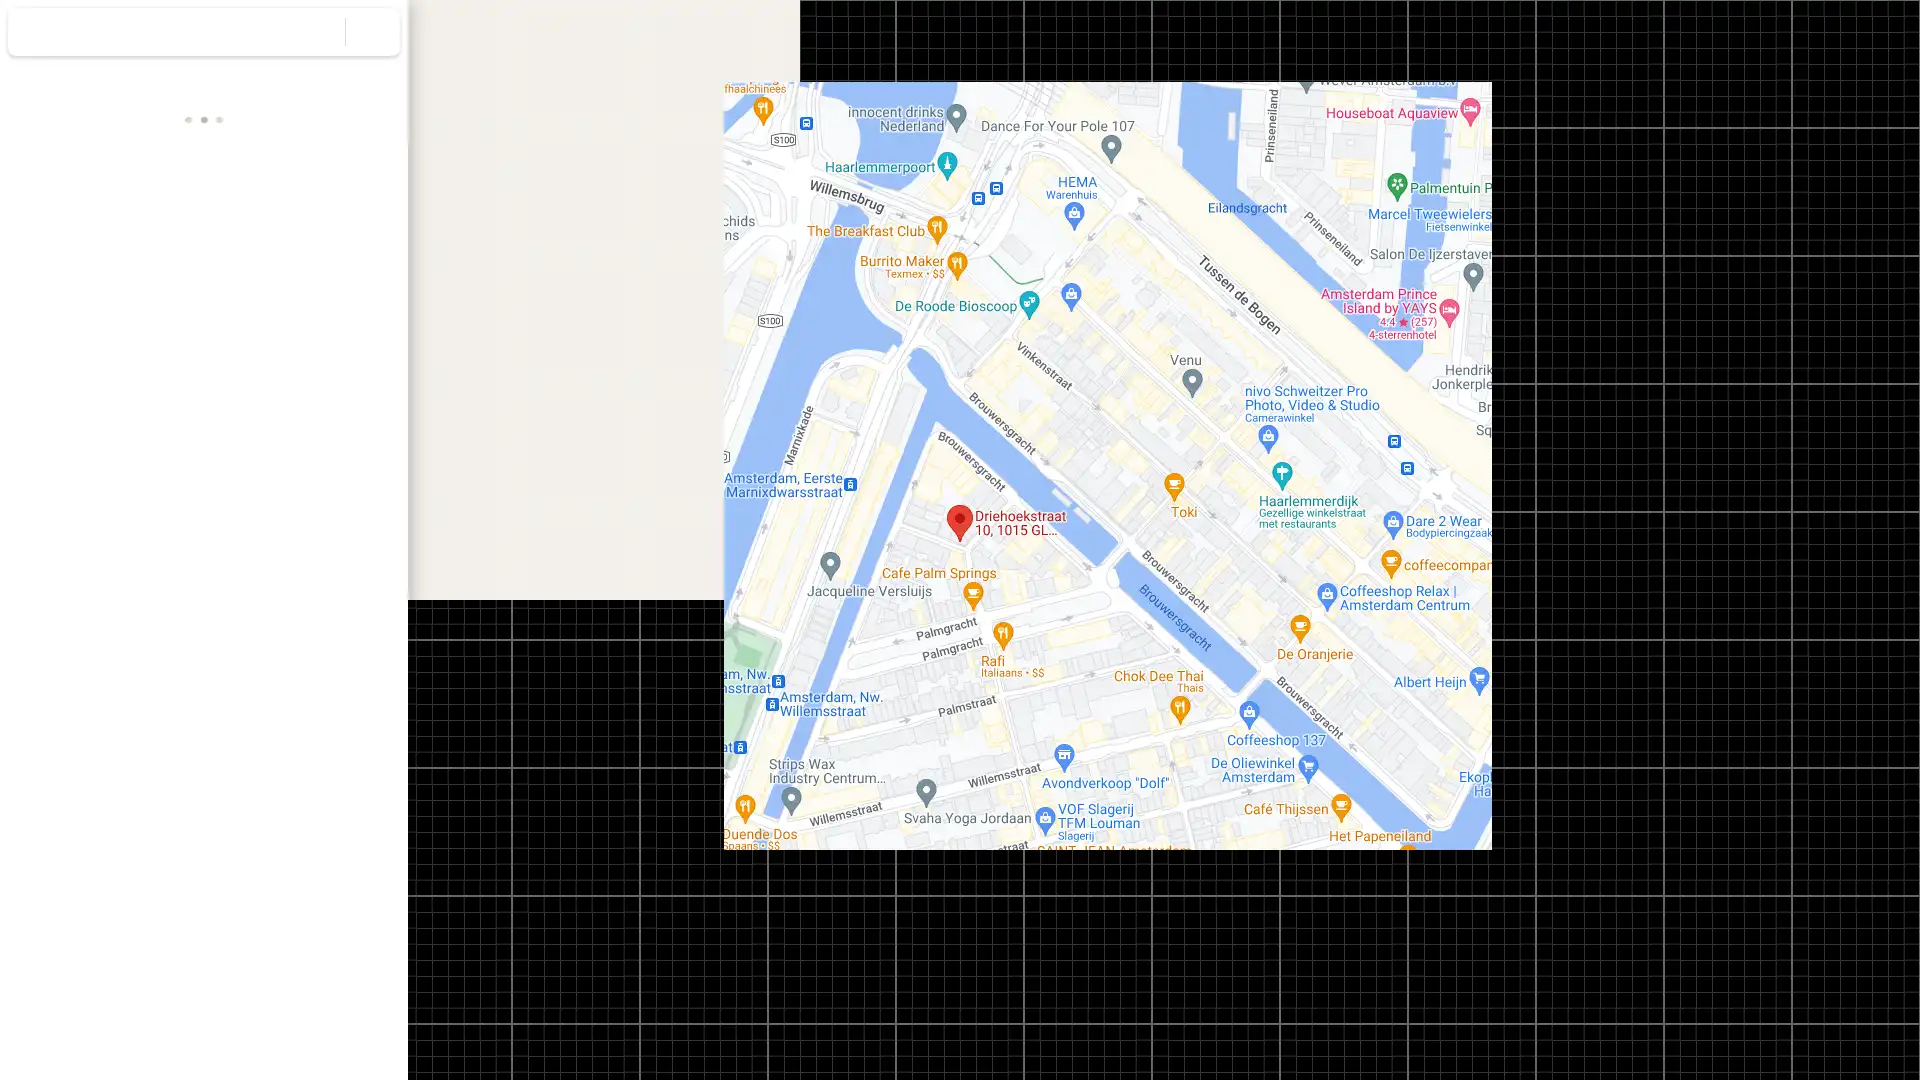 The height and width of the screenshot is (1080, 1920). What do you see at coordinates (373, 31) in the screenshot?
I see `Zoekopdracht wissen` at bounding box center [373, 31].